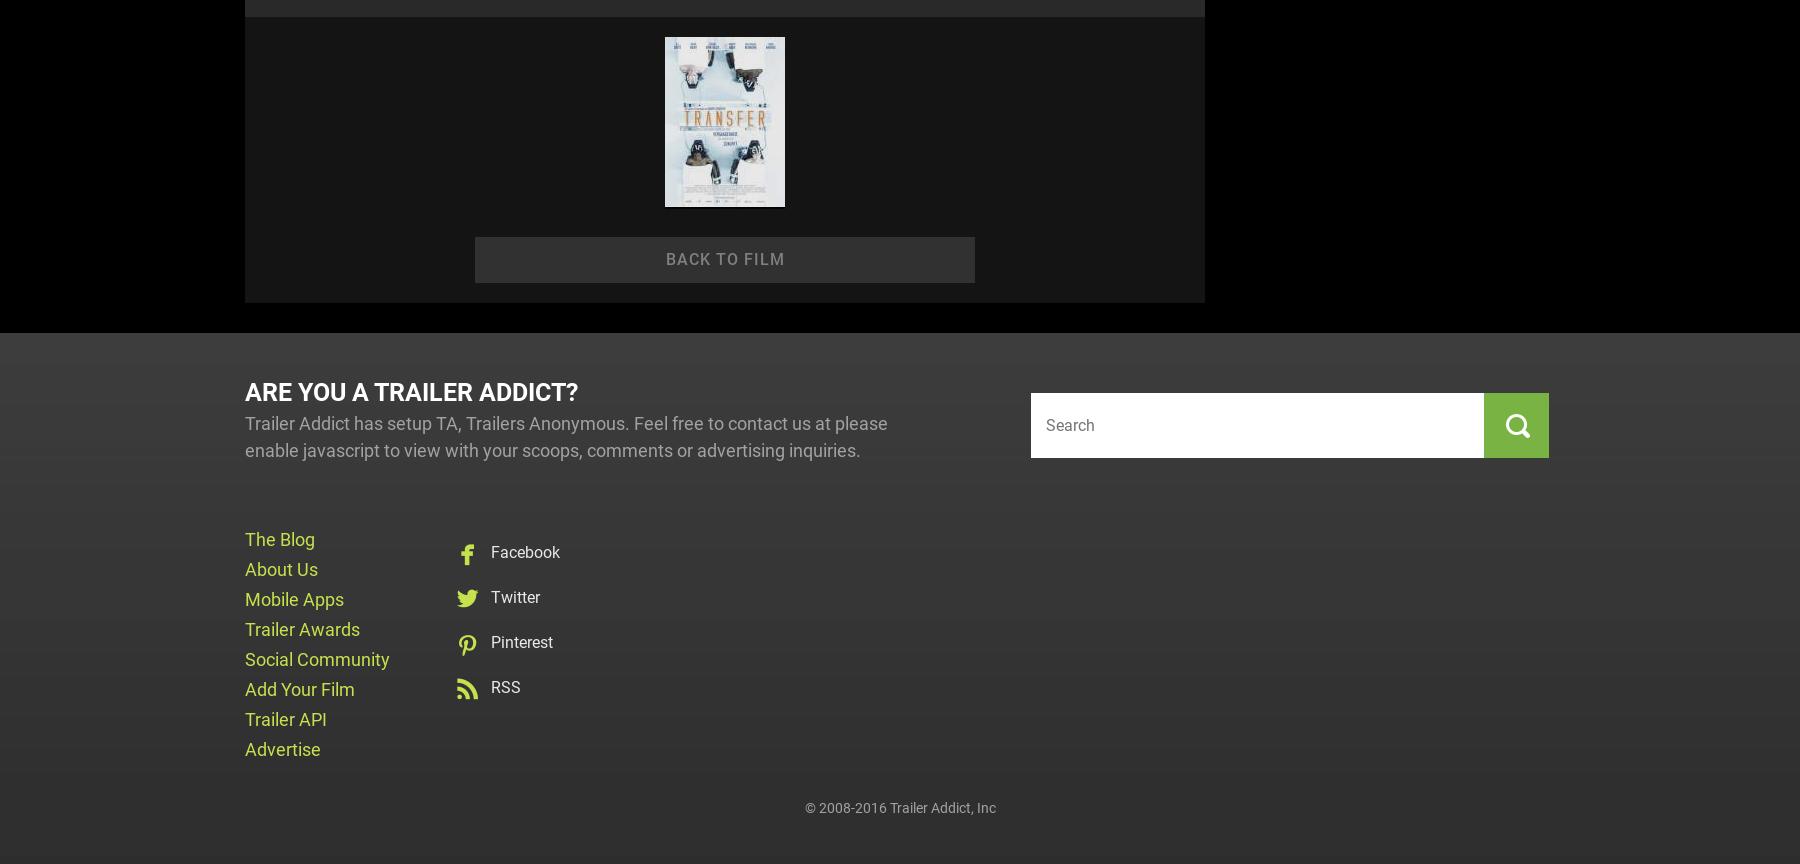 The image size is (1800, 864). I want to click on 'Facebook', so click(524, 550).